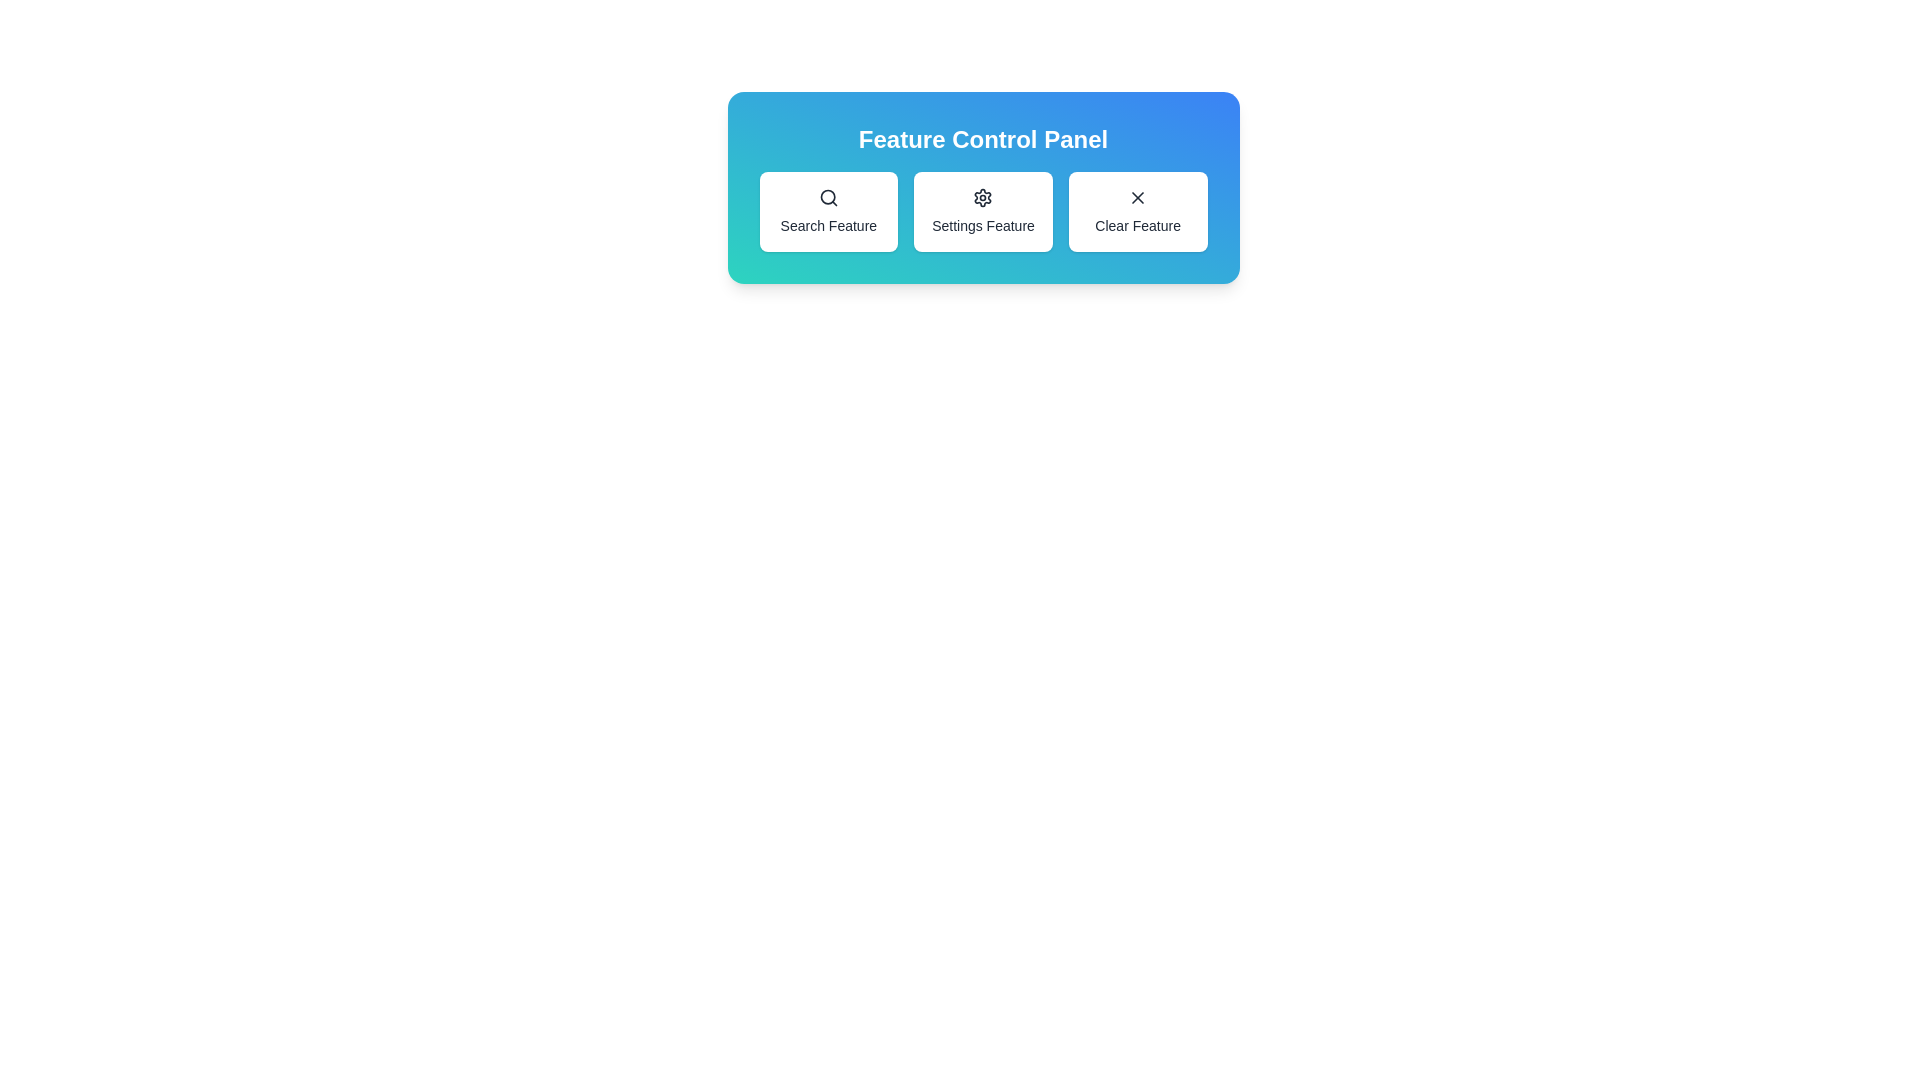 The height and width of the screenshot is (1080, 1920). What do you see at coordinates (1138, 197) in the screenshot?
I see `the small 'X' icon with a white background and black lines, which is positioned at the center-top of the 'Clear Feature' button` at bounding box center [1138, 197].